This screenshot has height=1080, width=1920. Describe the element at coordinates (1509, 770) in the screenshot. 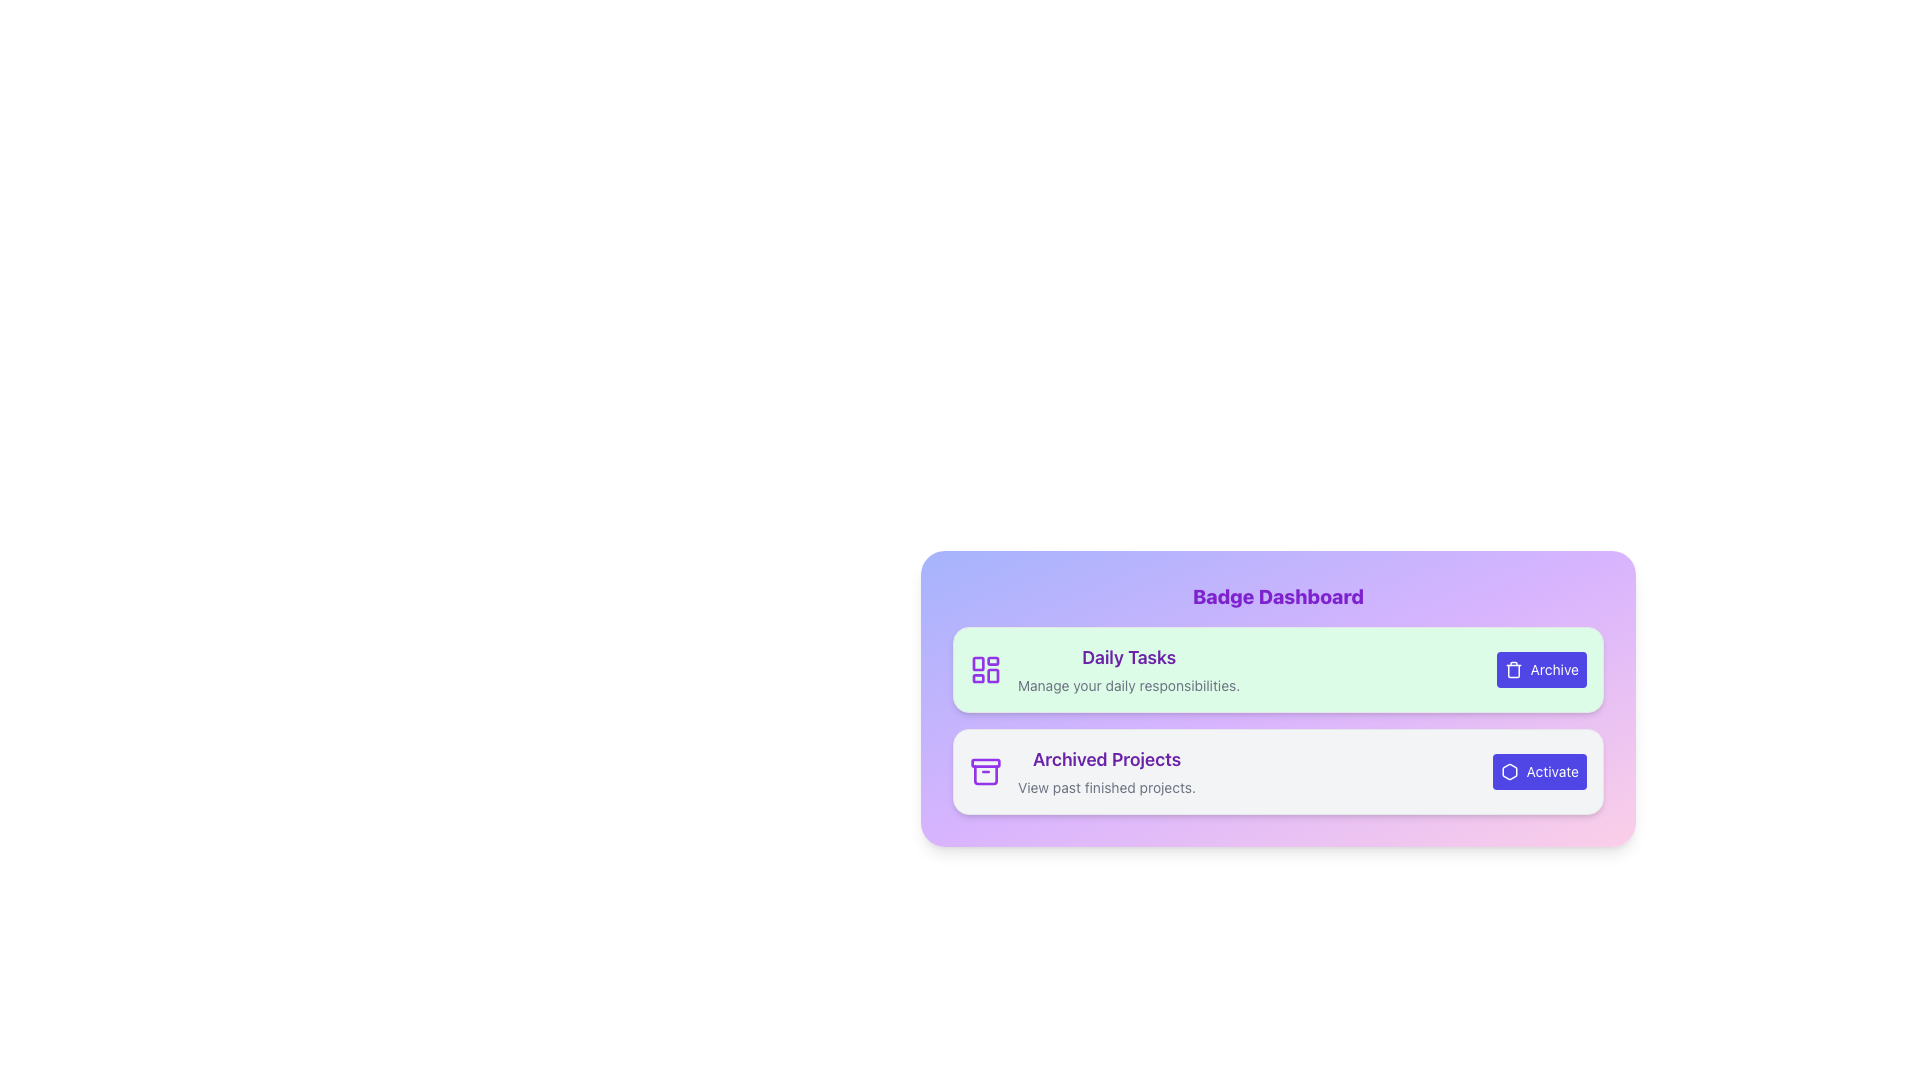

I see `the decorative icon associated with the 'Activate' button in the 'Archived Projects' section of the 'Badge Dashboard'` at that location.